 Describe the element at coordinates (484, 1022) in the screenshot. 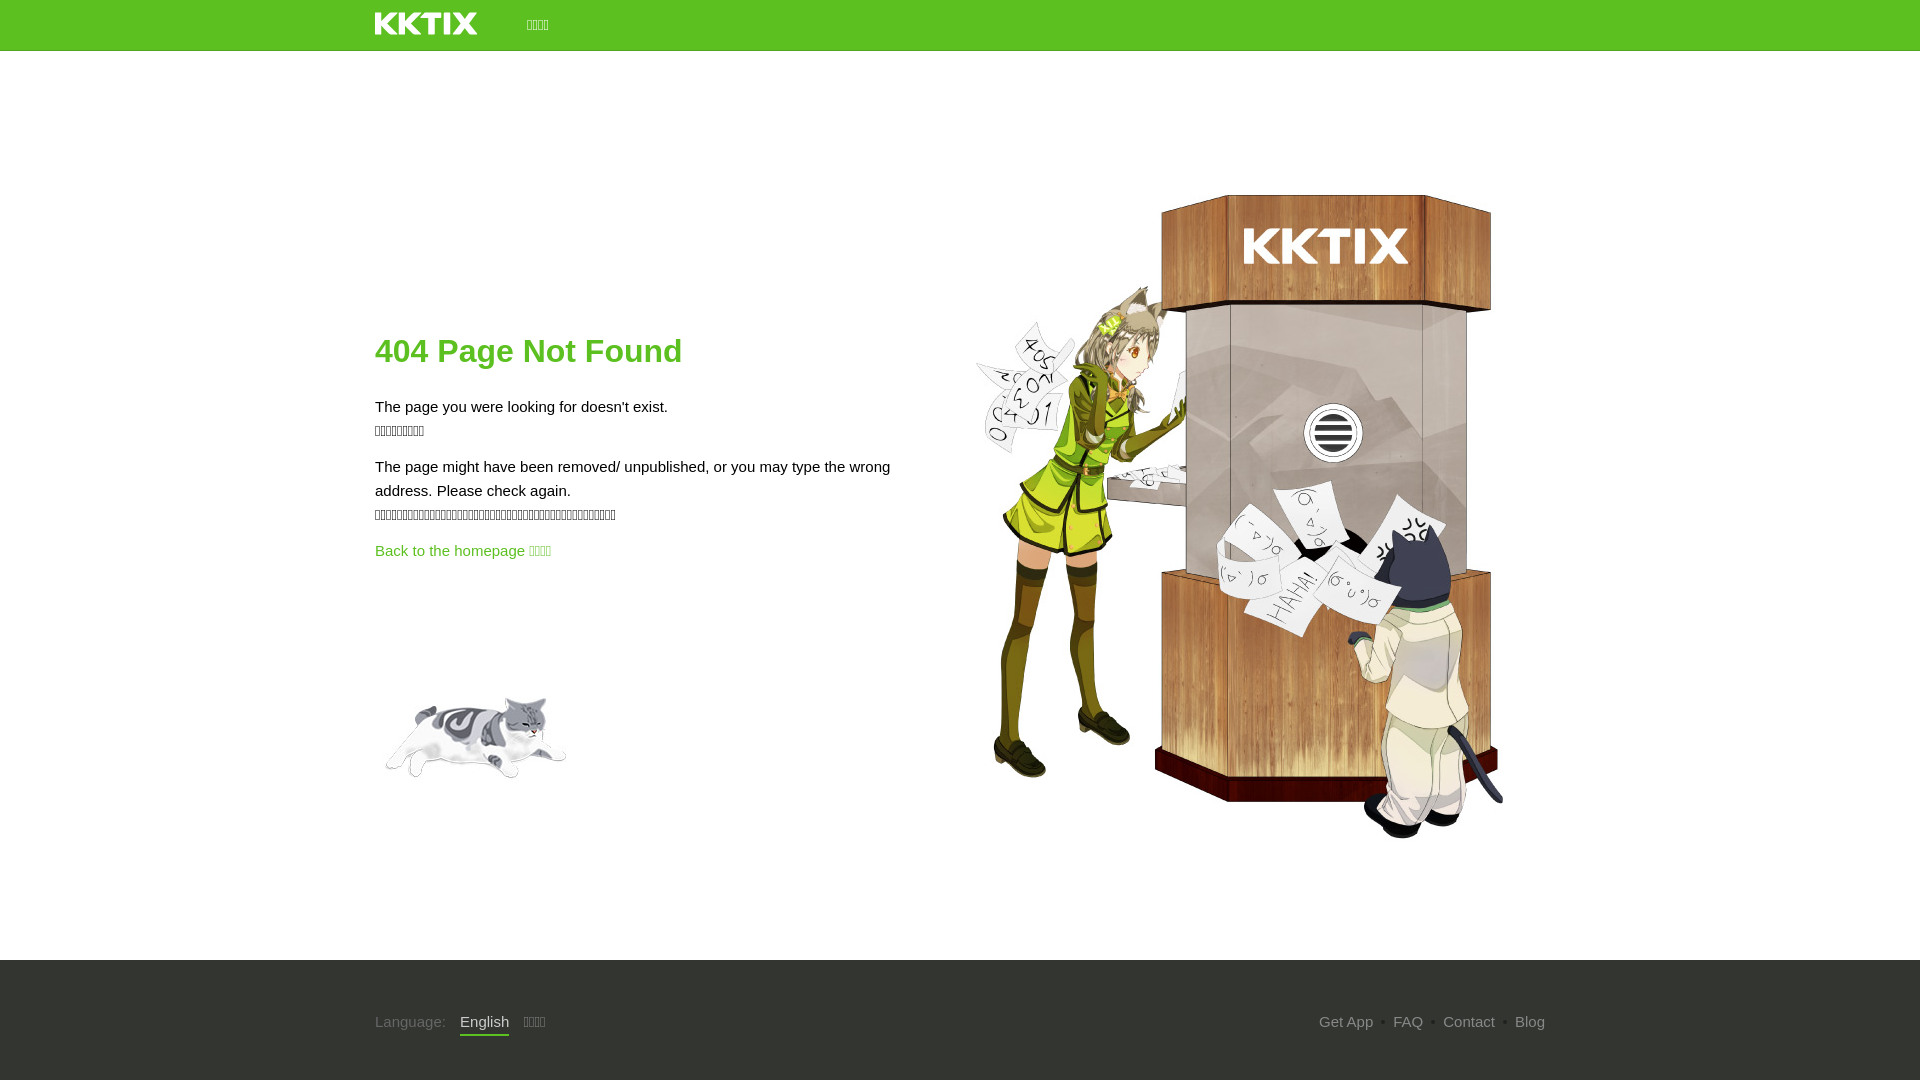

I see `'English'` at that location.